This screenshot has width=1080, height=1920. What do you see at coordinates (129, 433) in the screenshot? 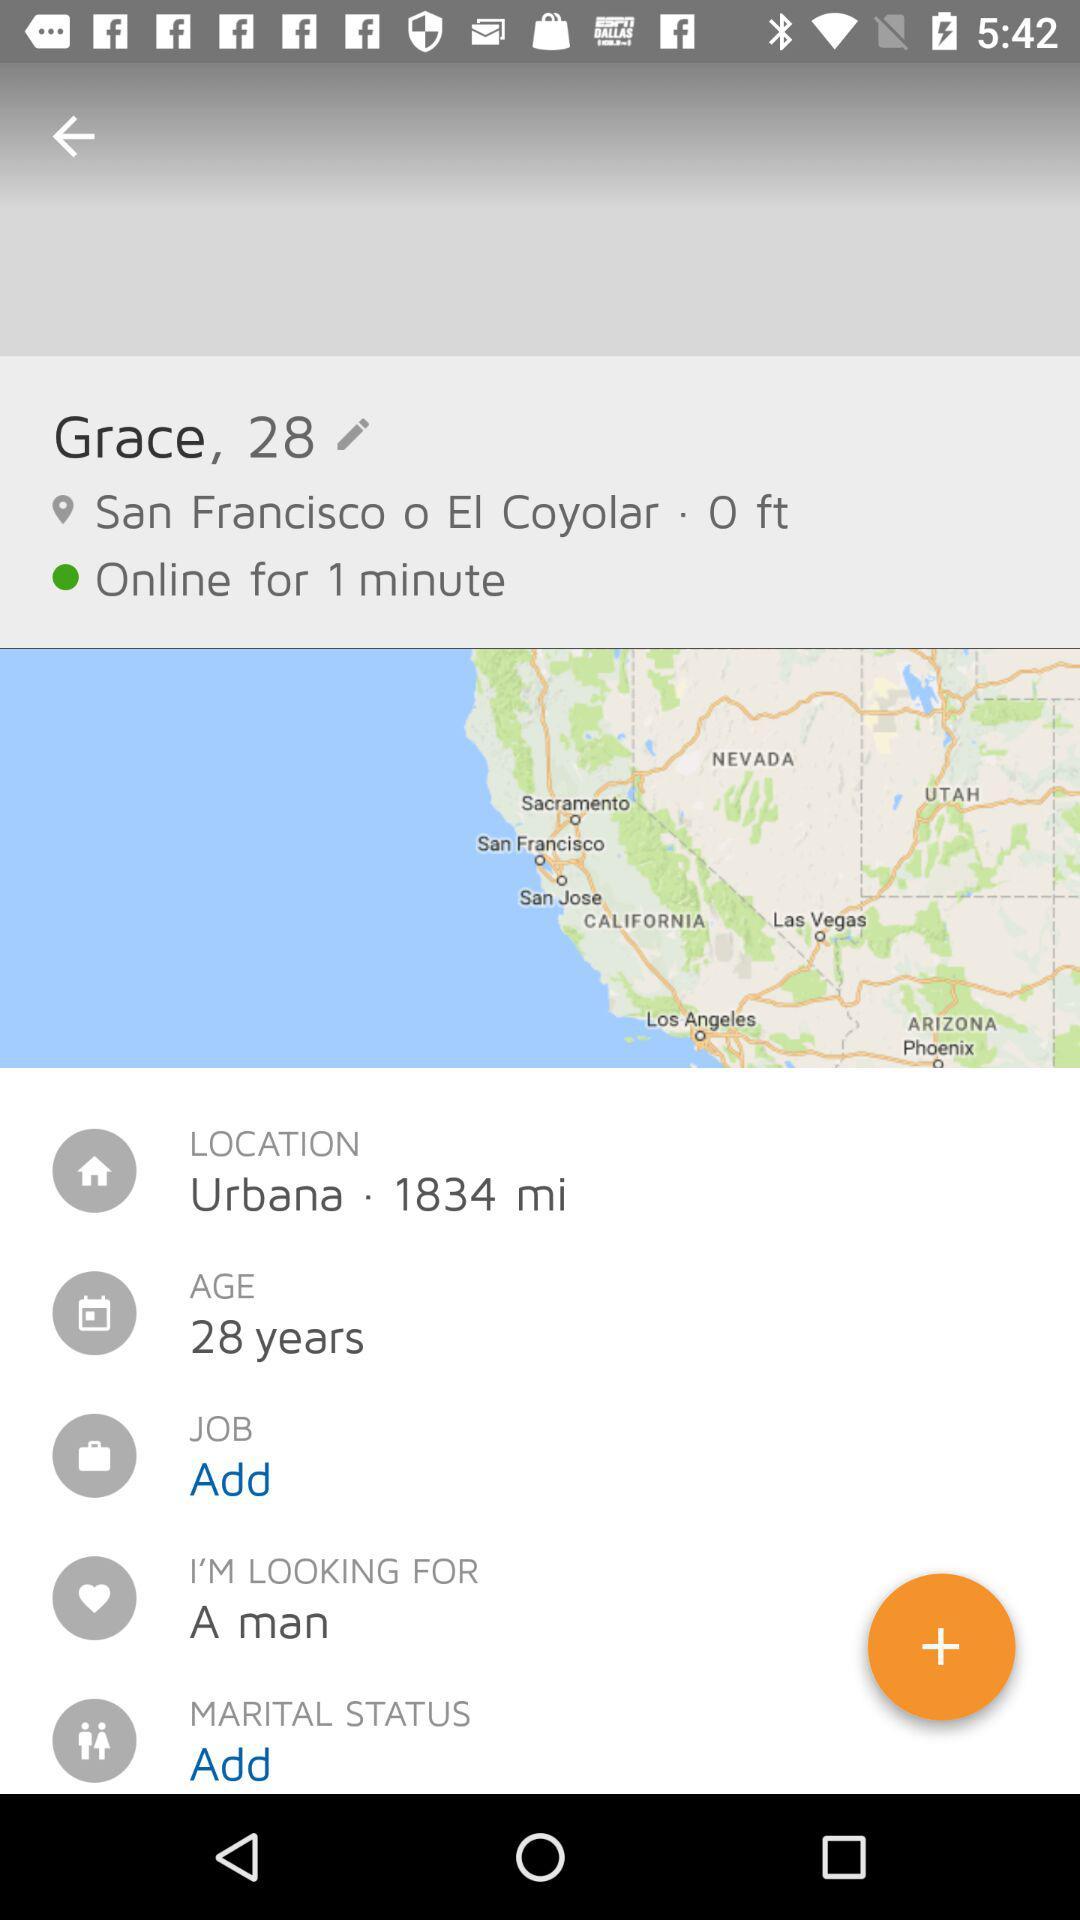
I see `the grace icon` at bounding box center [129, 433].